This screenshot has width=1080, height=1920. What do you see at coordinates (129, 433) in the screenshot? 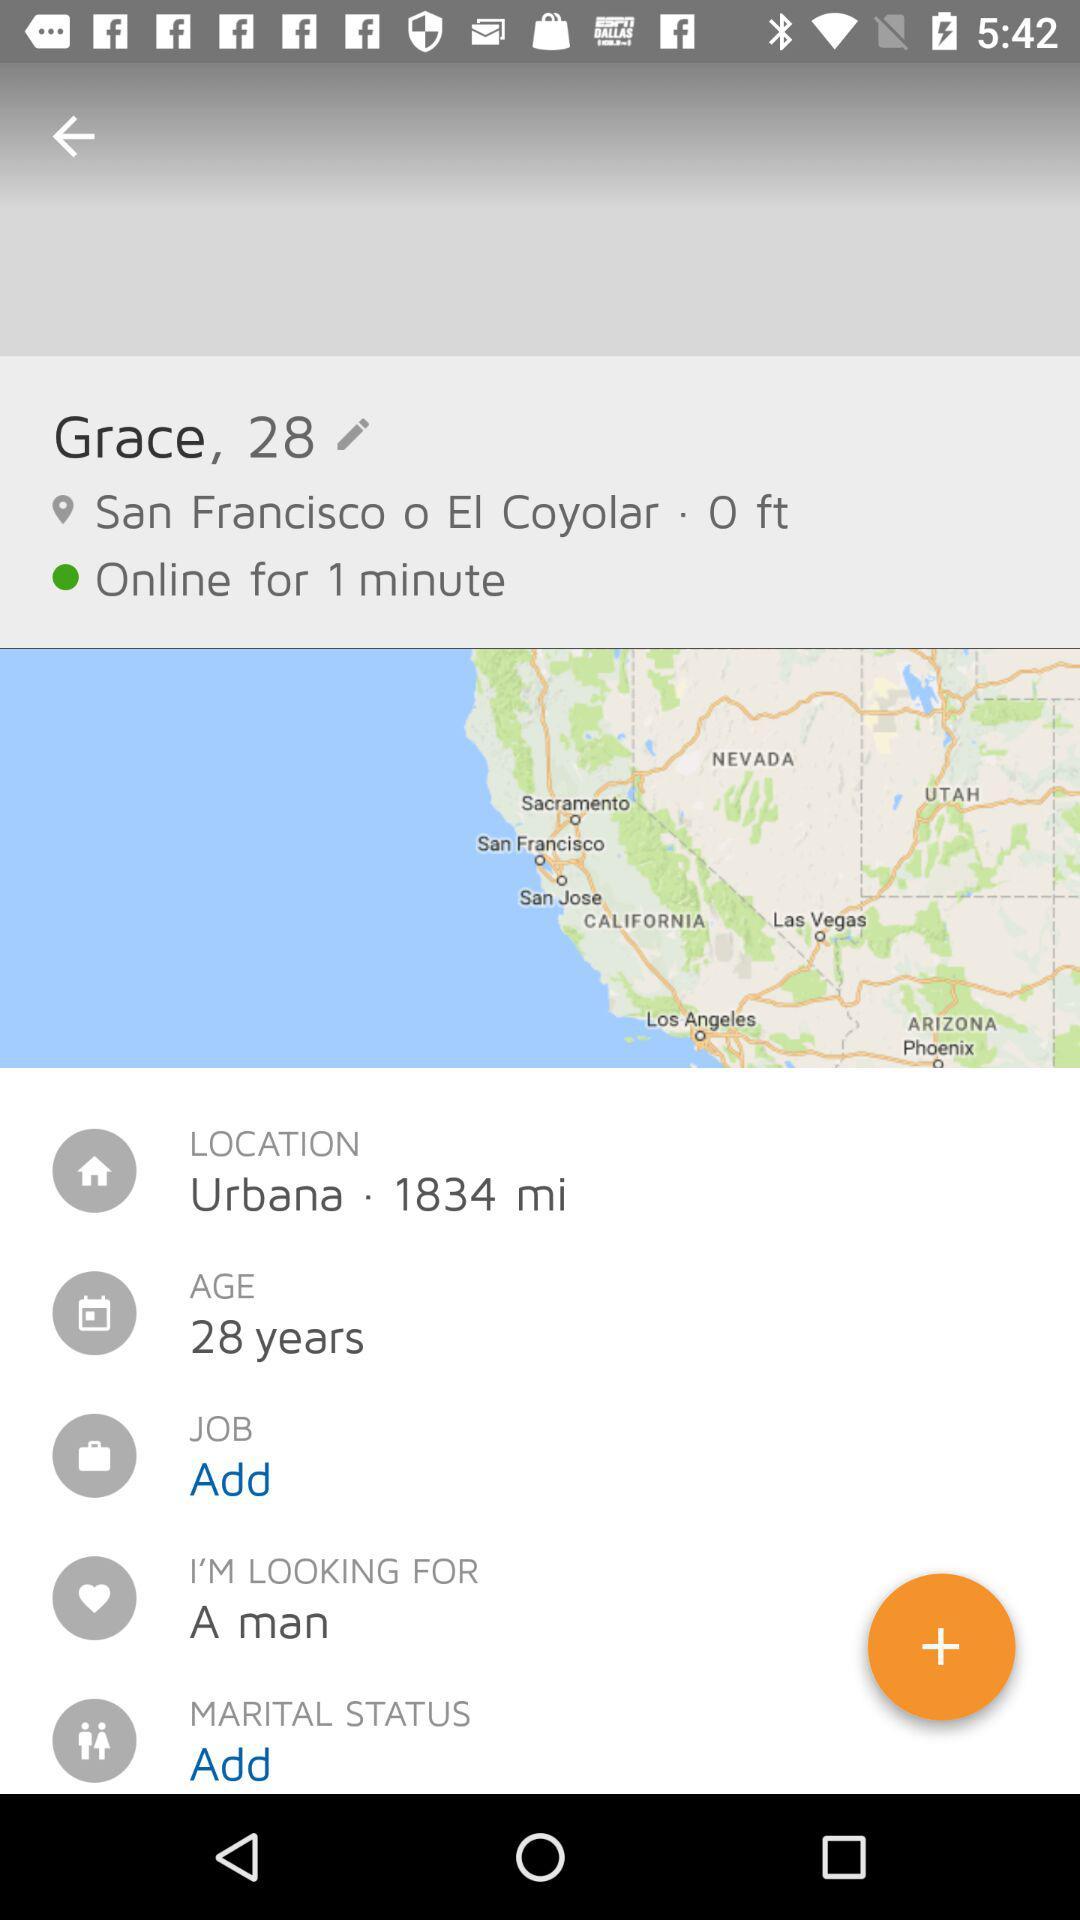
I see `the grace icon` at bounding box center [129, 433].